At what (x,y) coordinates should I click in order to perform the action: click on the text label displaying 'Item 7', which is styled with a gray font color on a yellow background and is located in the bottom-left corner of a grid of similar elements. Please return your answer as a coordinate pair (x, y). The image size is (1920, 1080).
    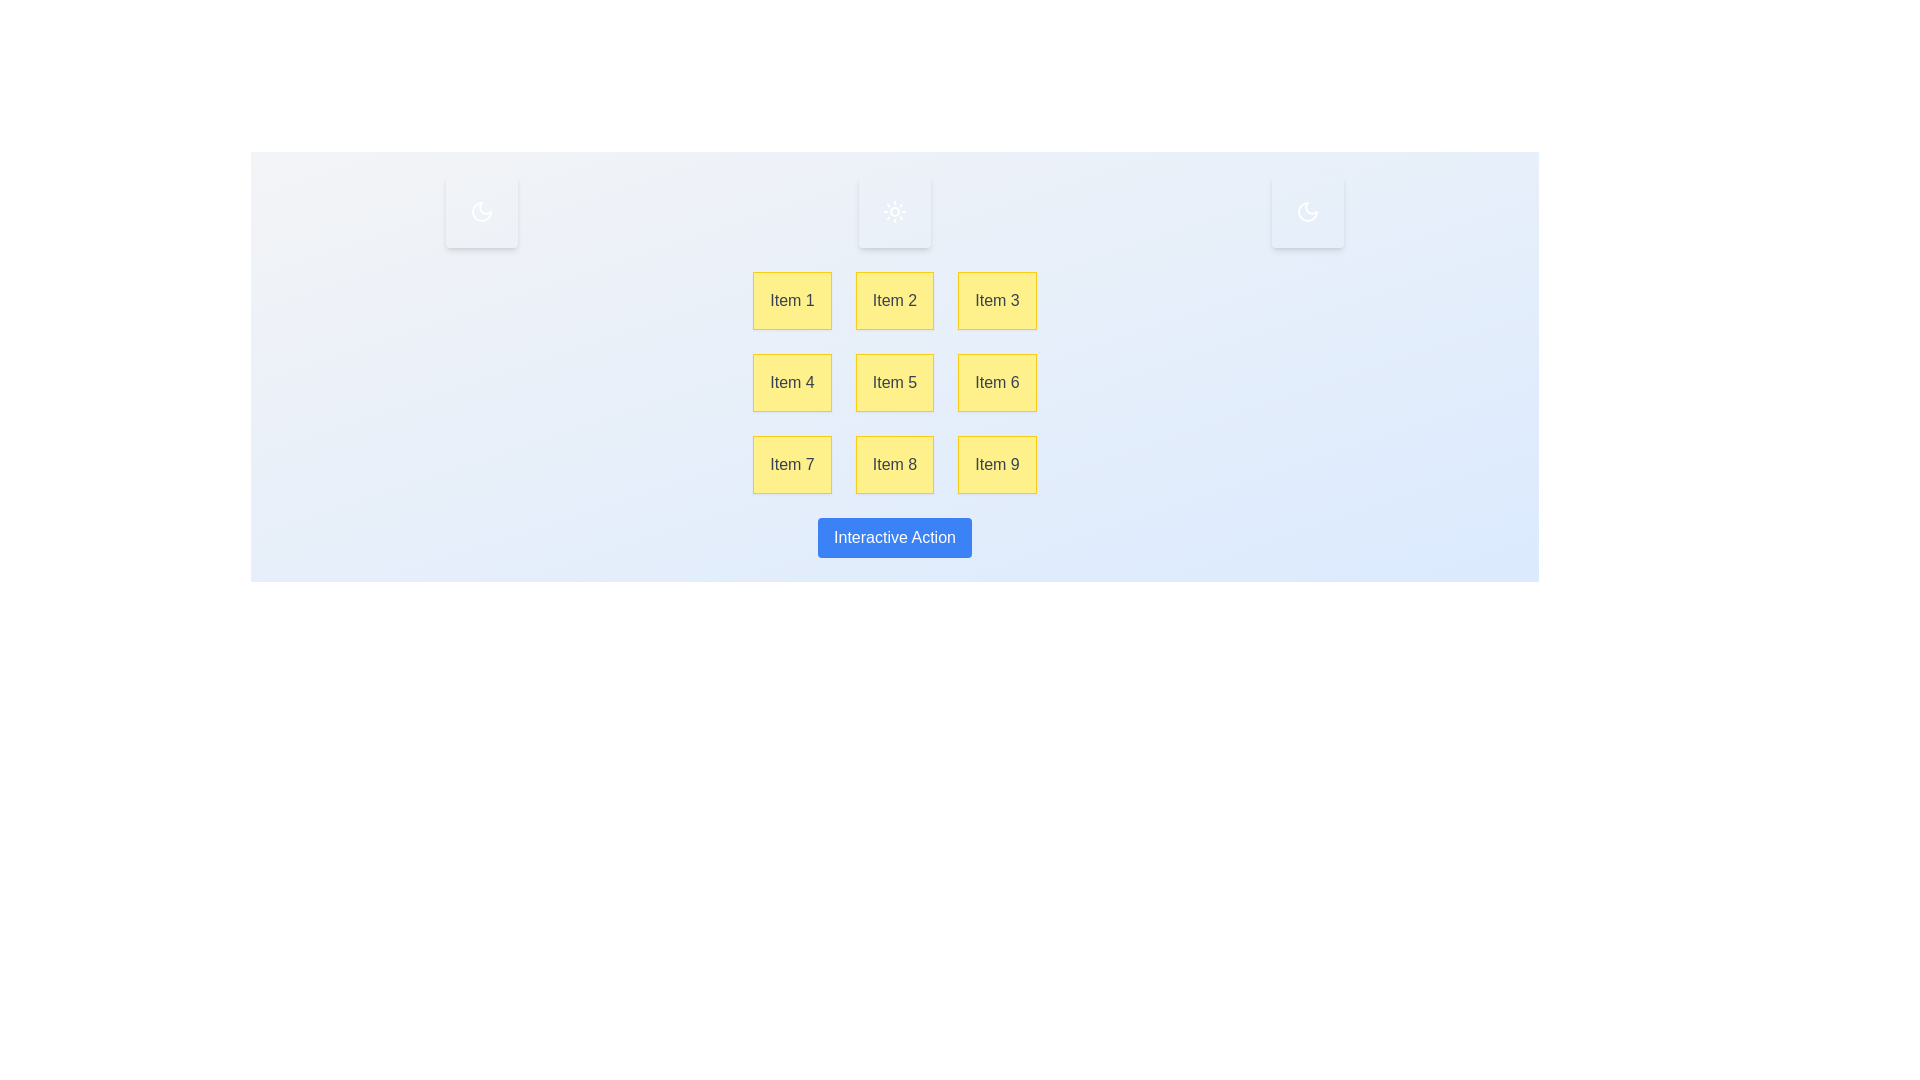
    Looking at the image, I should click on (791, 464).